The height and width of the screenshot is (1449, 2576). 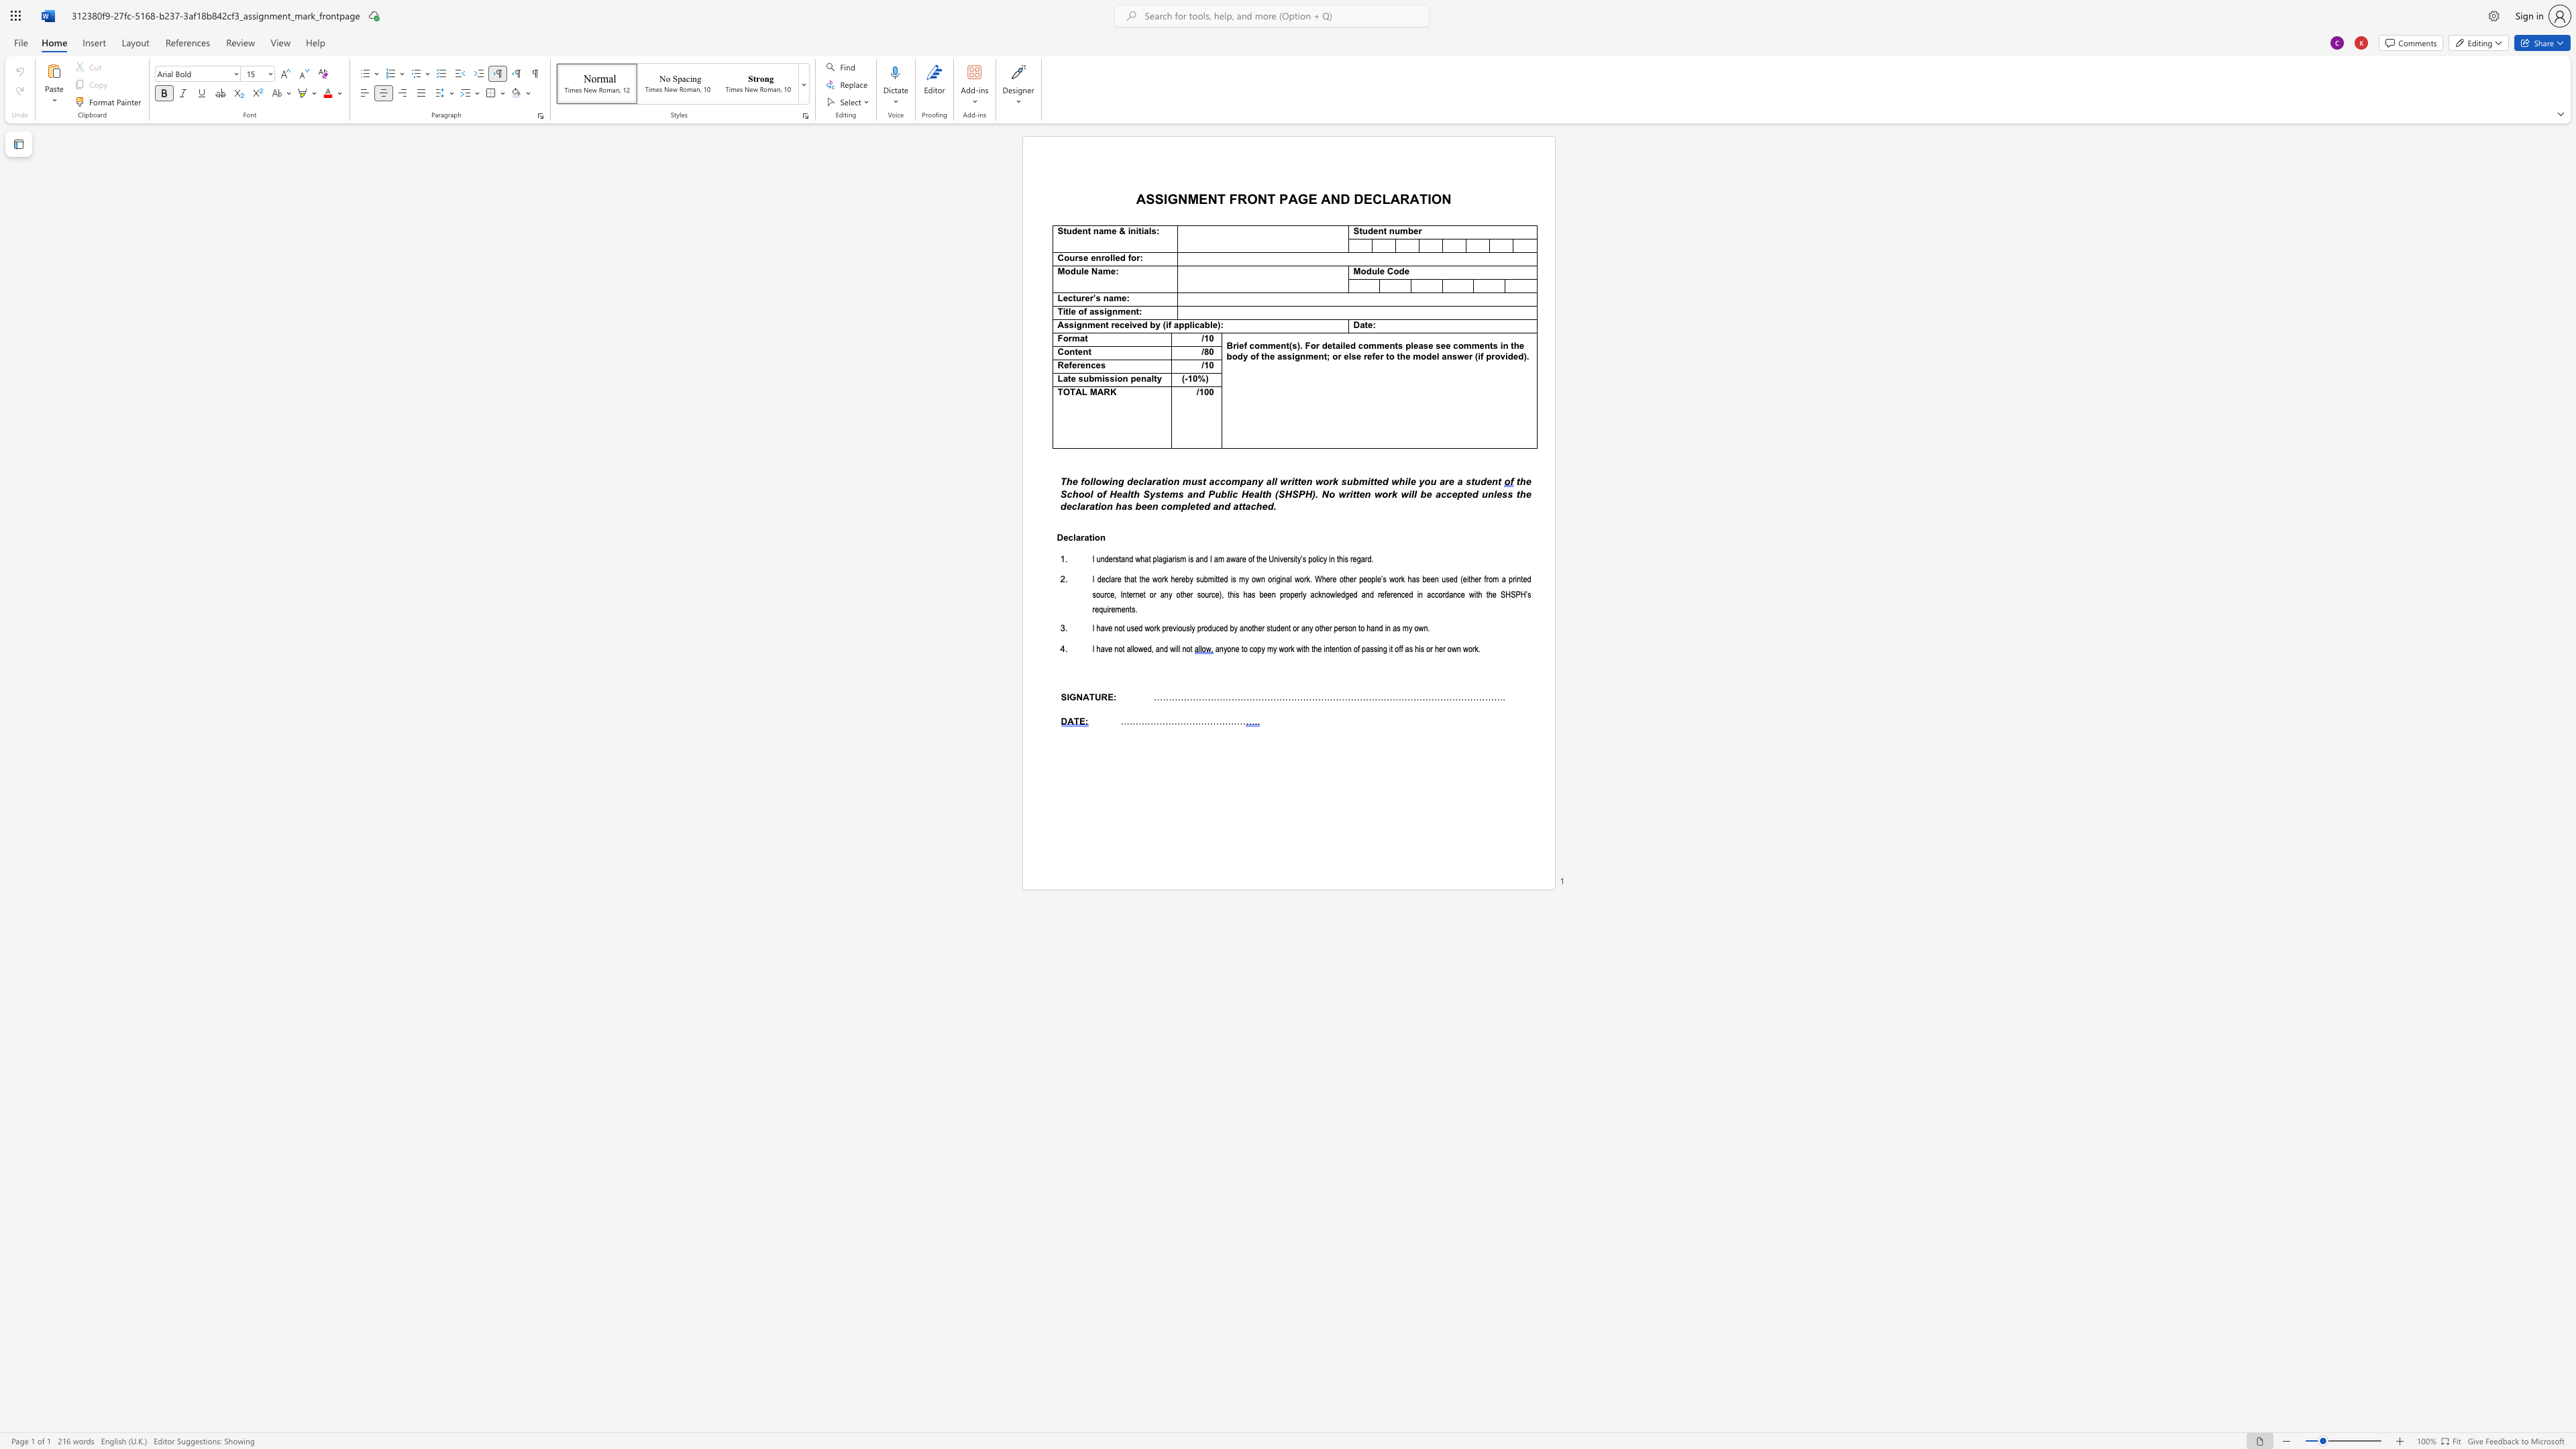 What do you see at coordinates (1379, 271) in the screenshot?
I see `the space between the continuous character "l" and "e" in the text` at bounding box center [1379, 271].